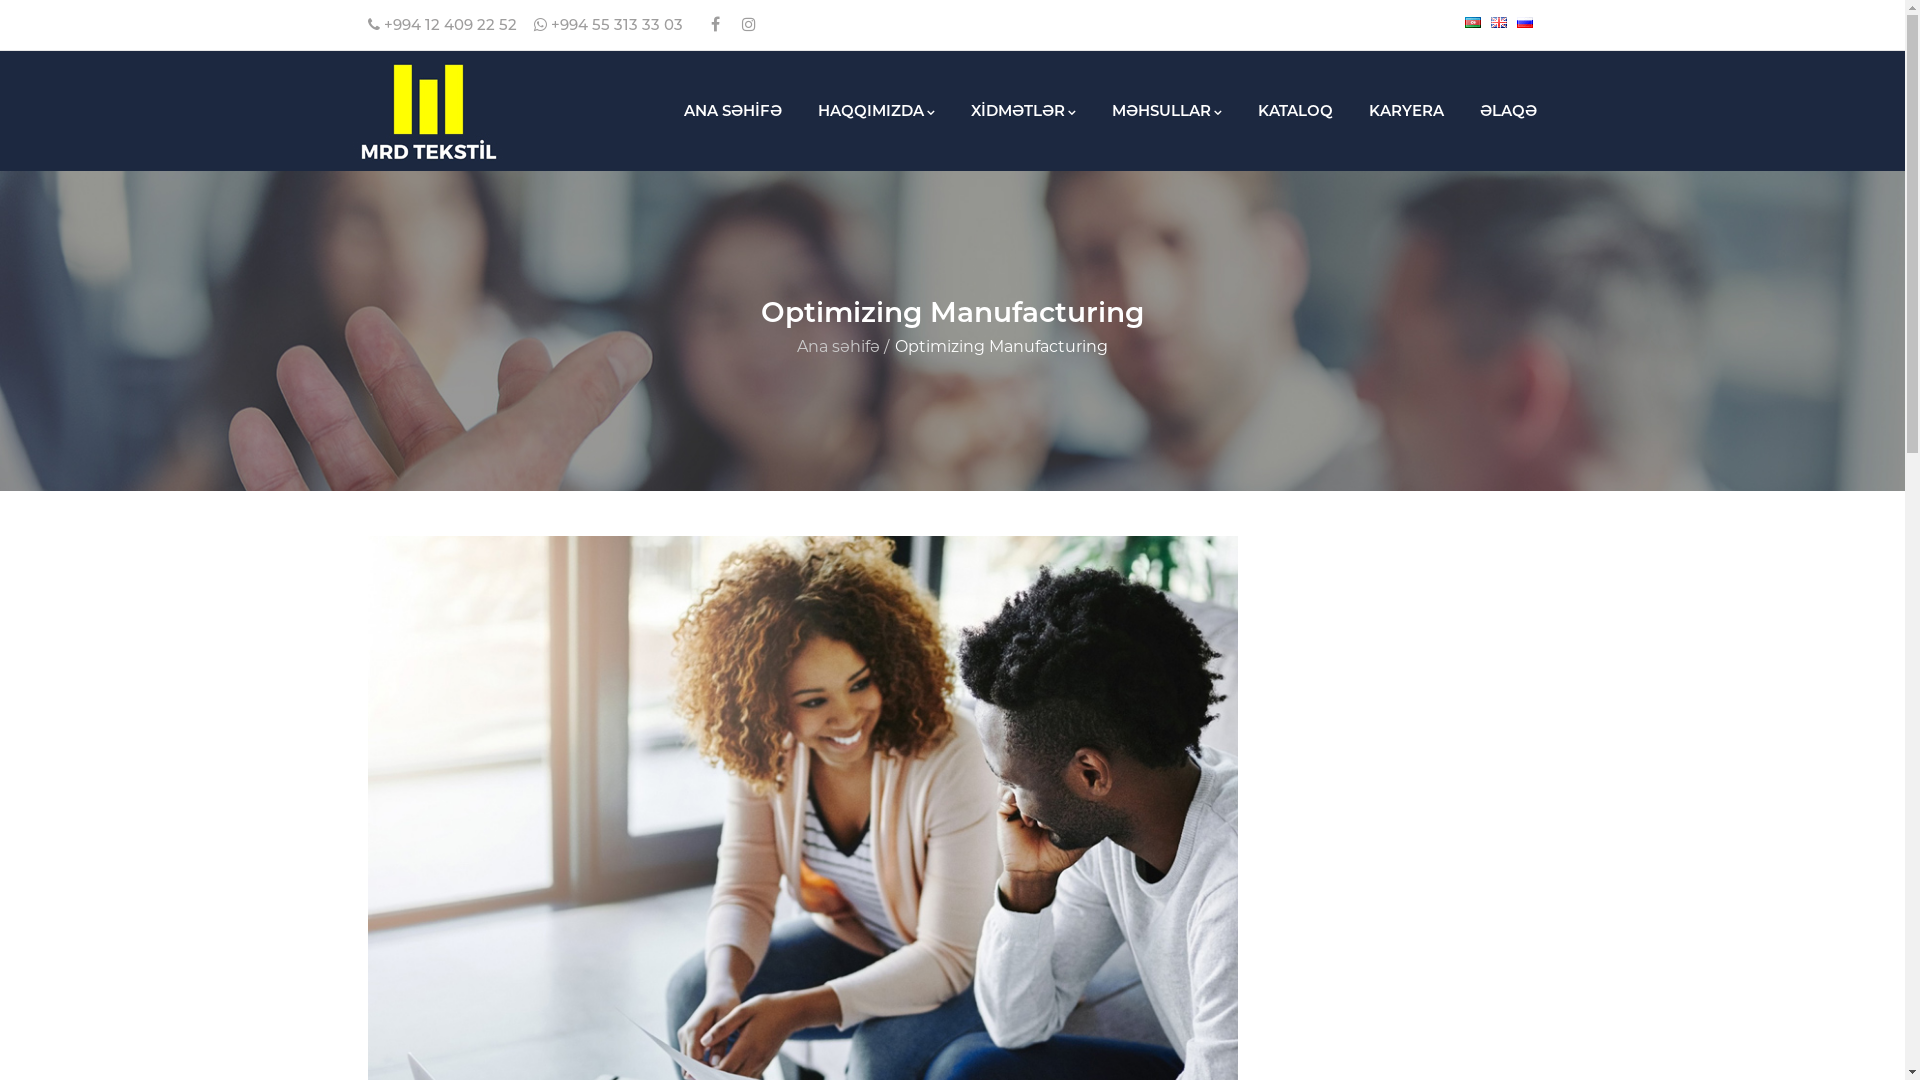 The height and width of the screenshot is (1080, 1920). What do you see at coordinates (1238, 111) in the screenshot?
I see `'KATALOQ'` at bounding box center [1238, 111].